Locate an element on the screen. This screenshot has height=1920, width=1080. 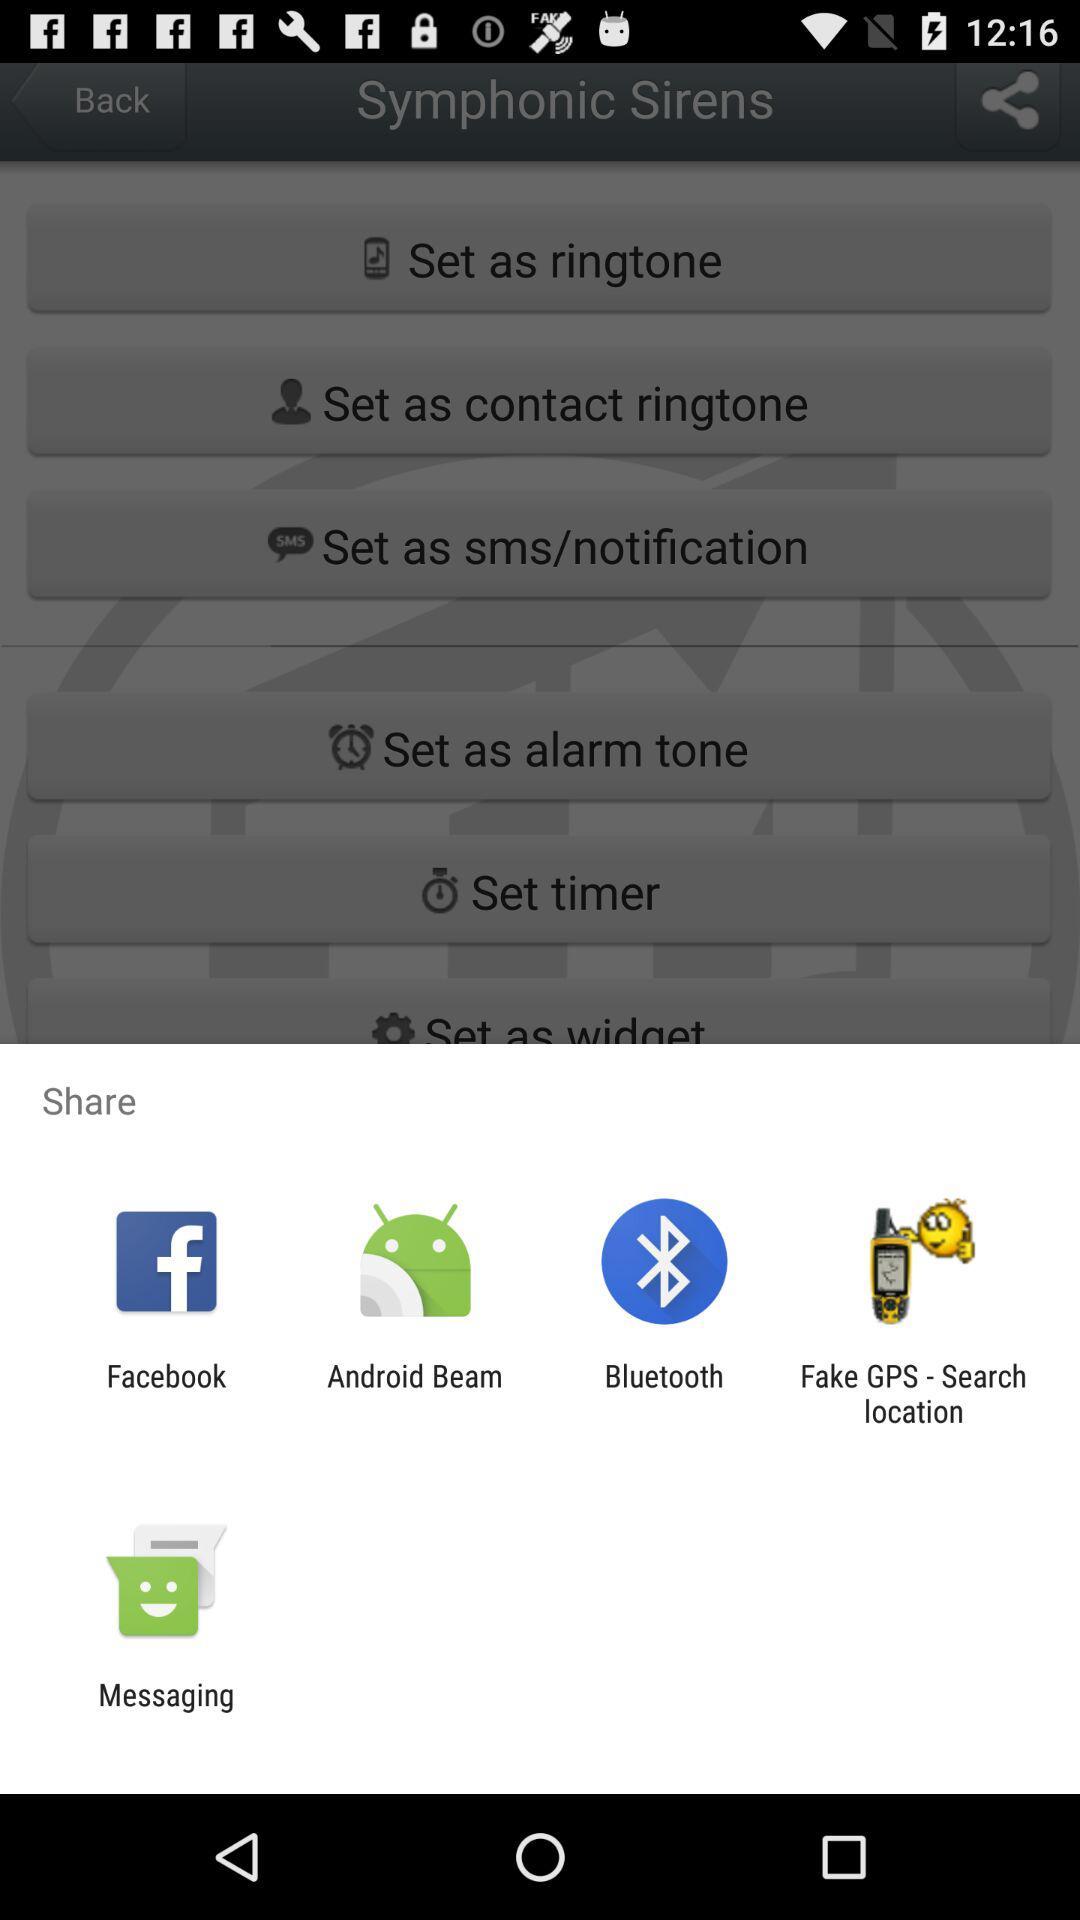
the item next to the bluetooth item is located at coordinates (913, 1392).